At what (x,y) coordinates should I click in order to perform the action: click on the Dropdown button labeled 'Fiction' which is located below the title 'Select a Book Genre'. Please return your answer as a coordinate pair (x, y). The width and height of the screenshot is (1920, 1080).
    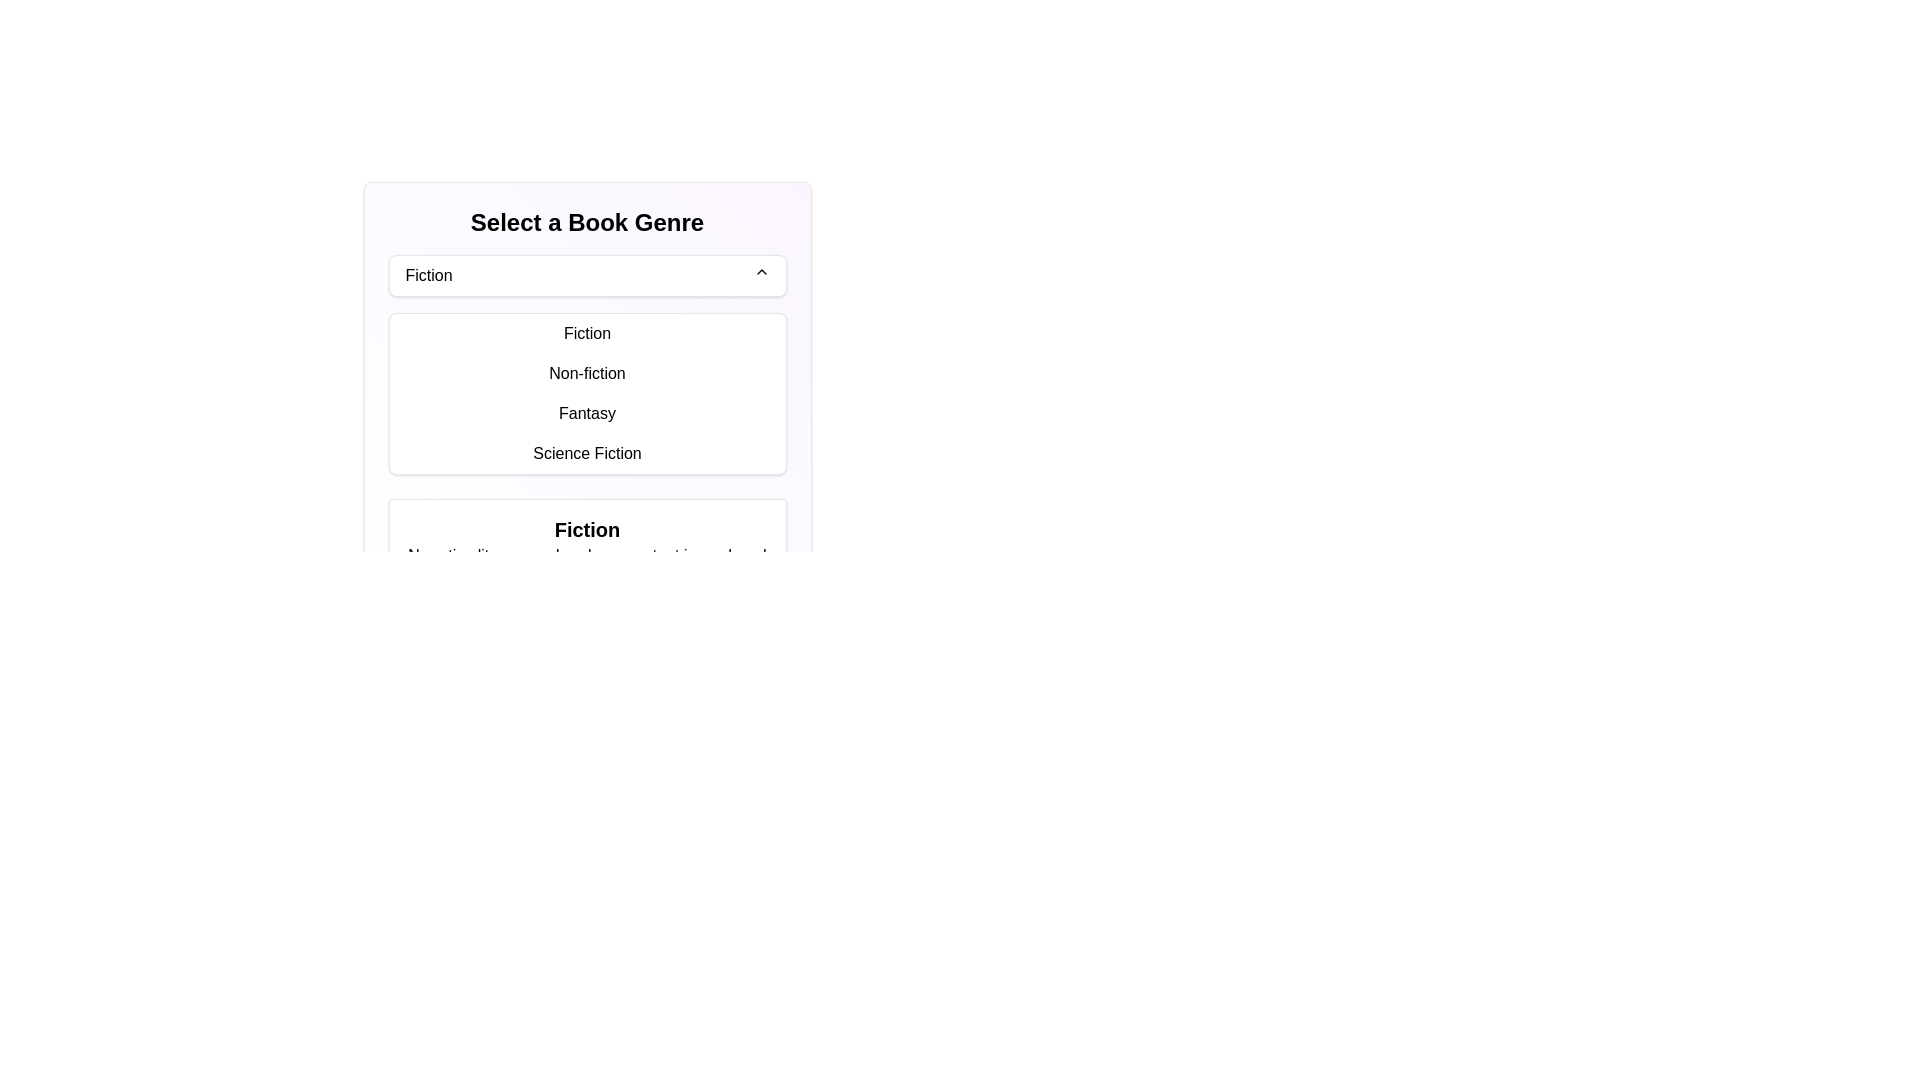
    Looking at the image, I should click on (586, 276).